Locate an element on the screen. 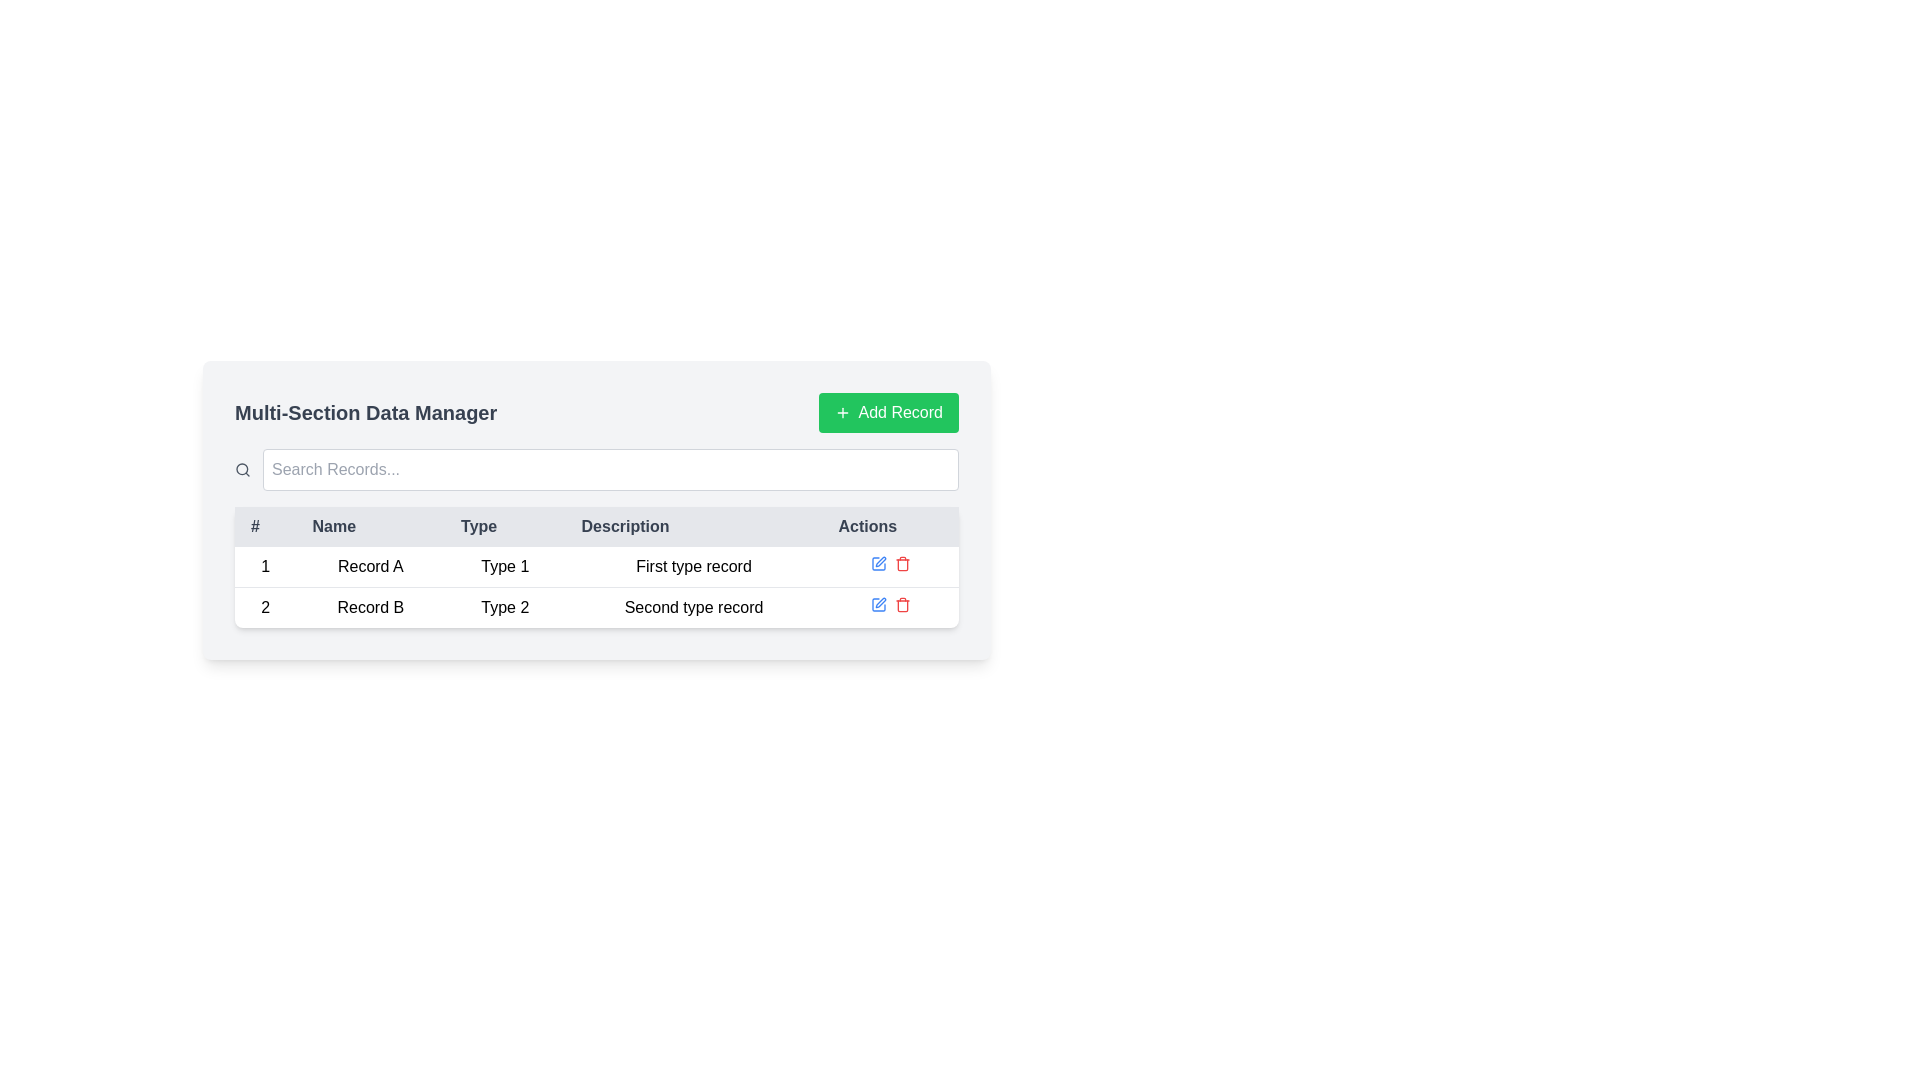  the small search icon located in the top-left portion of the panel, positioned to the left of the 'Search Records...' input box is located at coordinates (242, 470).